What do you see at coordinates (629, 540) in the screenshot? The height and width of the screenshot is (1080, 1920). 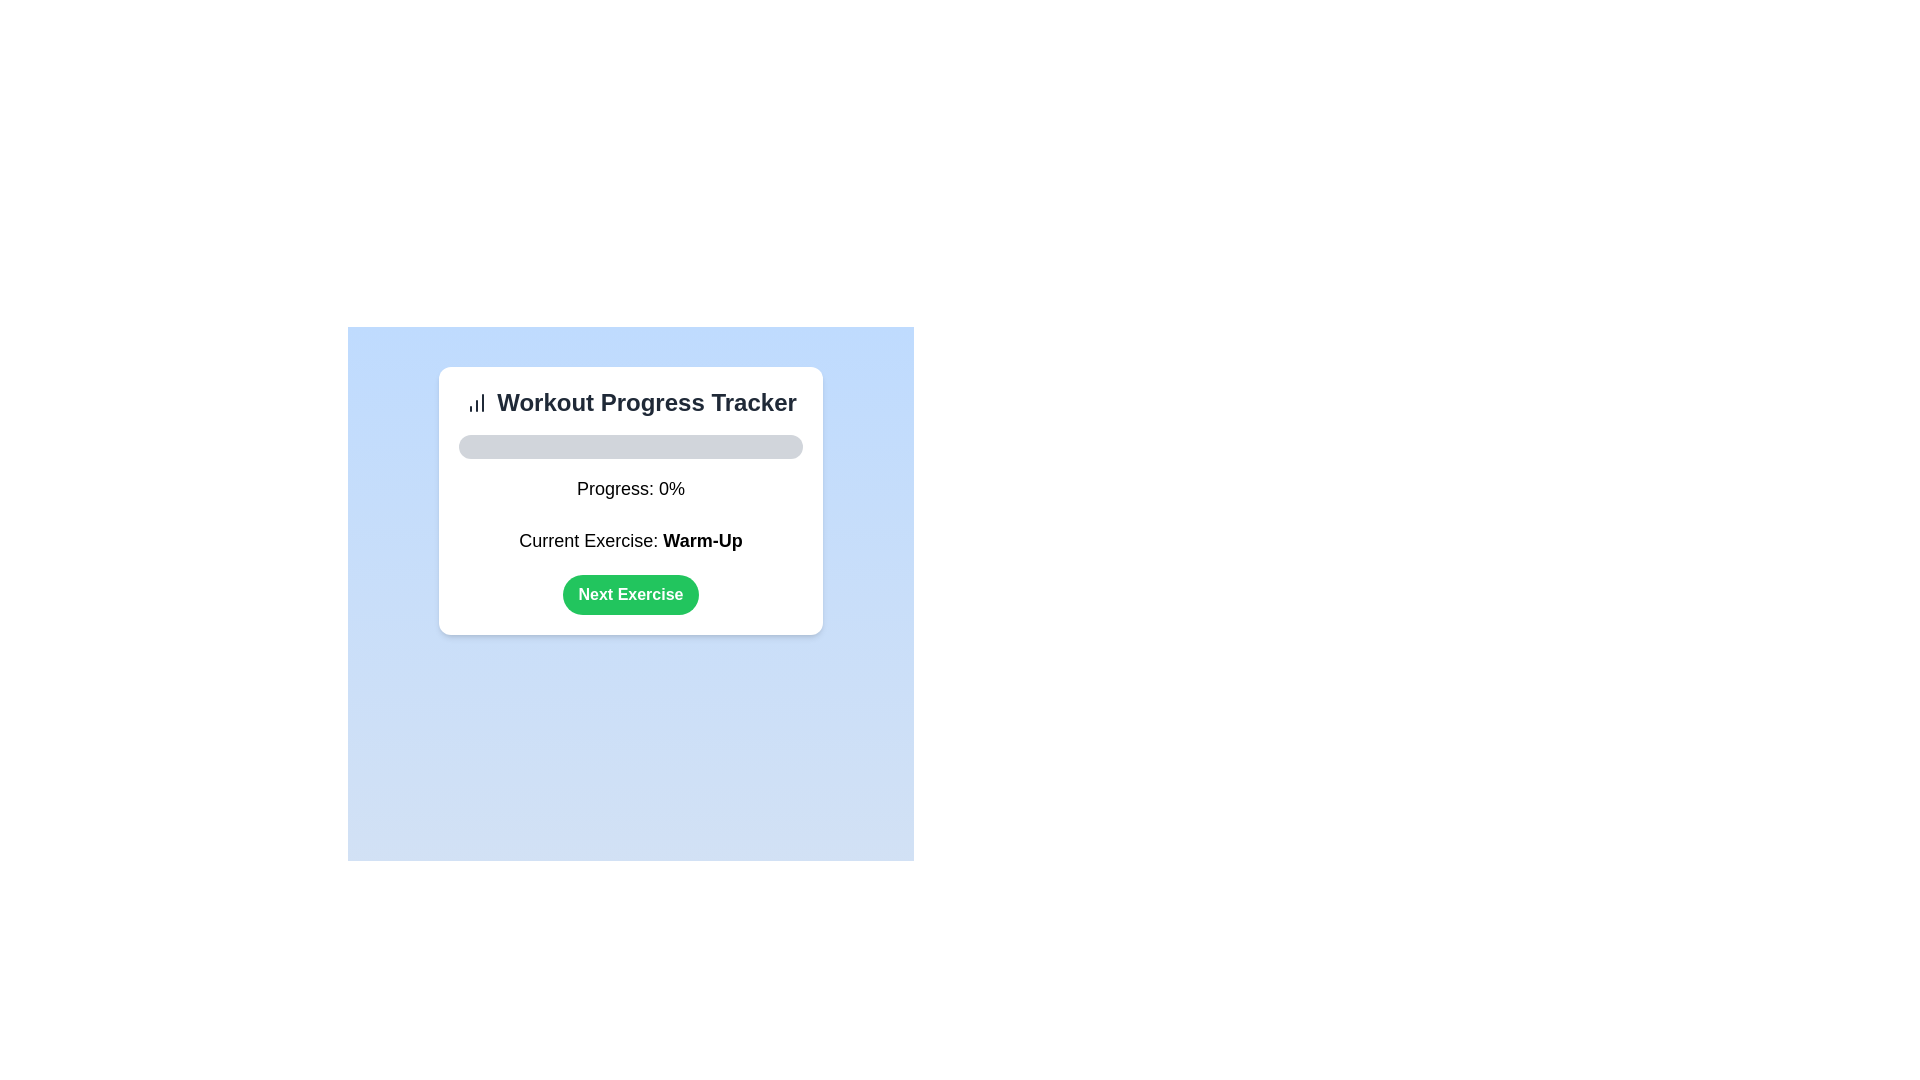 I see `the text label that reads 'Current Exercise: Warm-Up', which is the fourth interactive component in the layout, positioned below the progress bar labeled 'Progress: 0%'` at bounding box center [629, 540].